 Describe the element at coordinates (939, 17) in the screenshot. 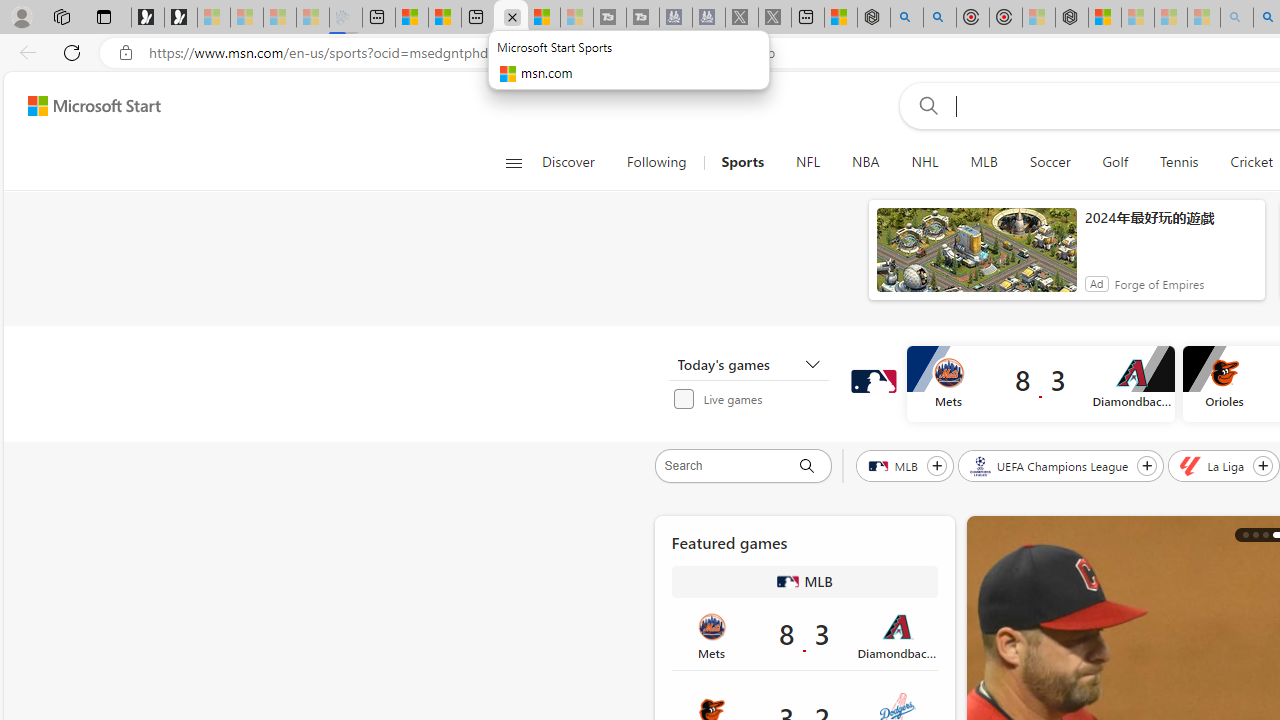

I see `'poe ++ standard - Search'` at that location.